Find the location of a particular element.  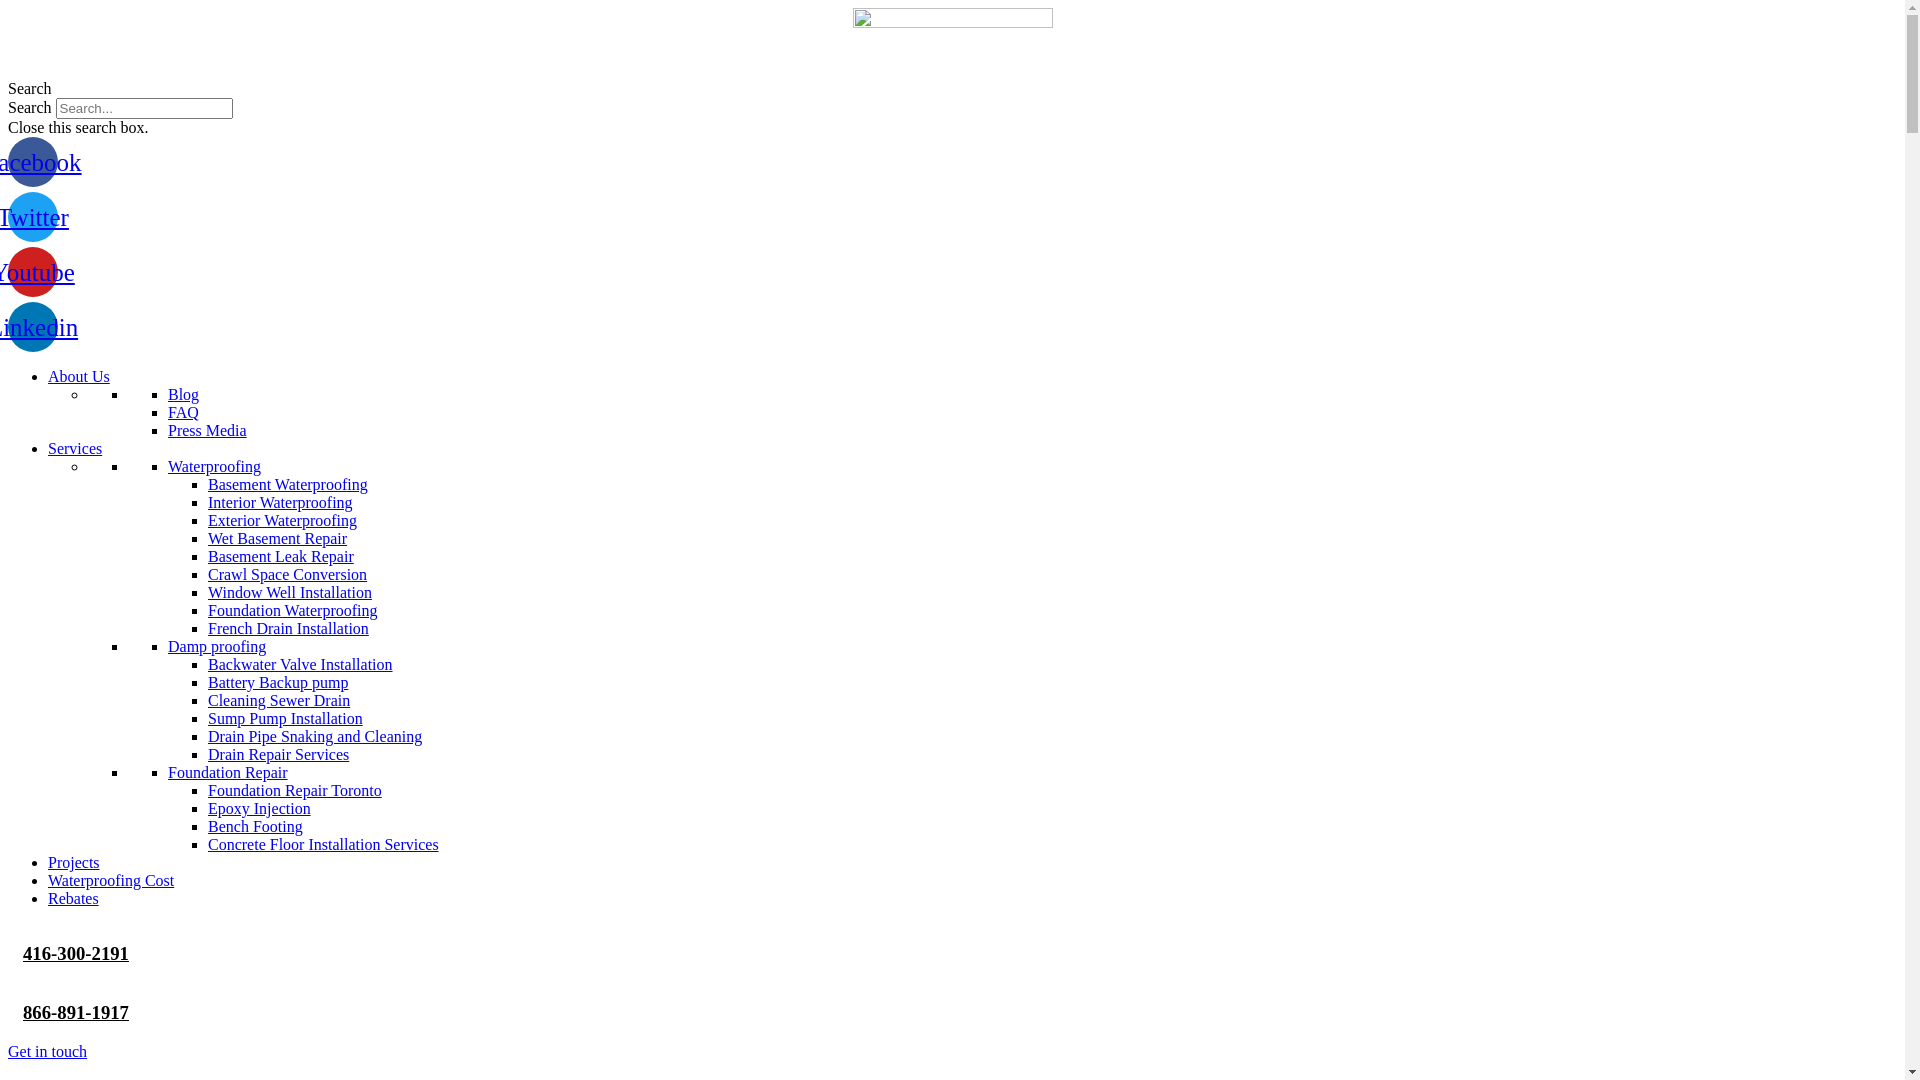

'Concrete Floor Installation Services' is located at coordinates (323, 844).